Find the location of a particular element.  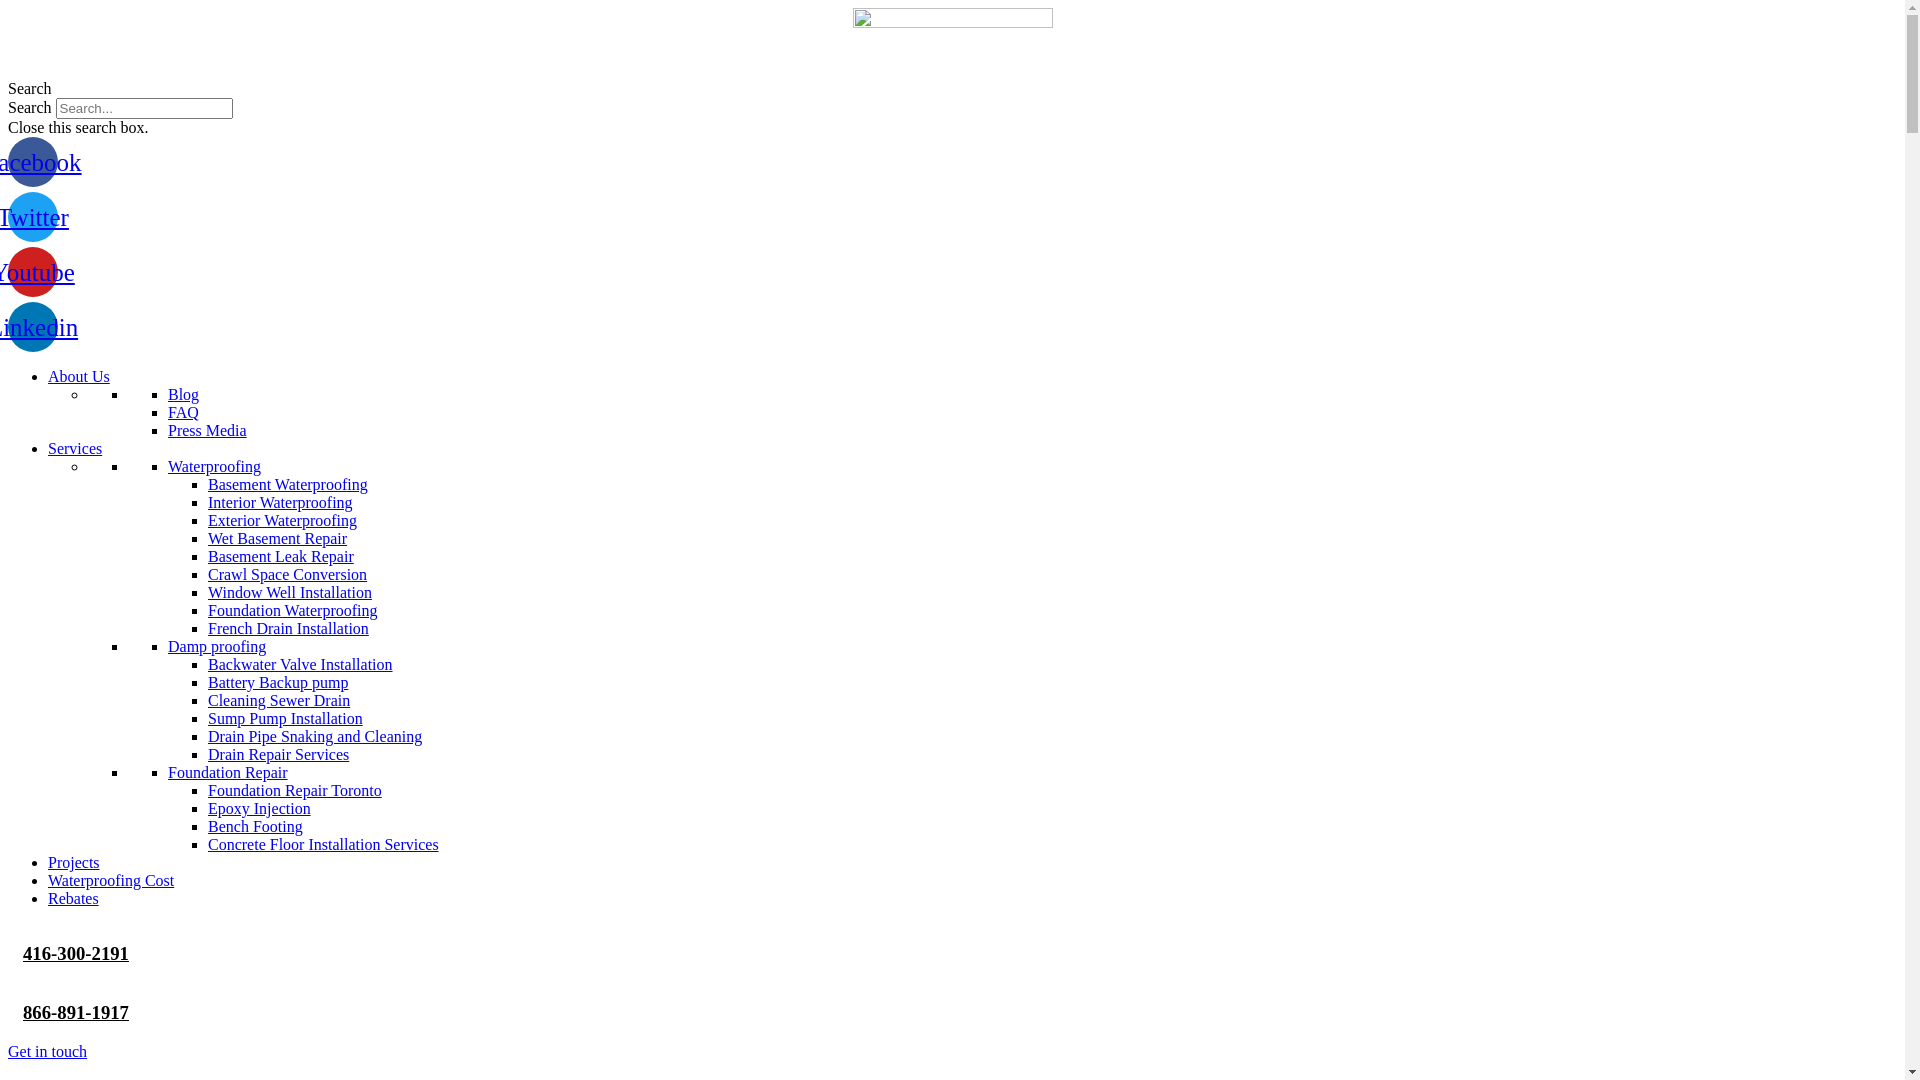

'Concrete Floor Installation Services' is located at coordinates (323, 844).